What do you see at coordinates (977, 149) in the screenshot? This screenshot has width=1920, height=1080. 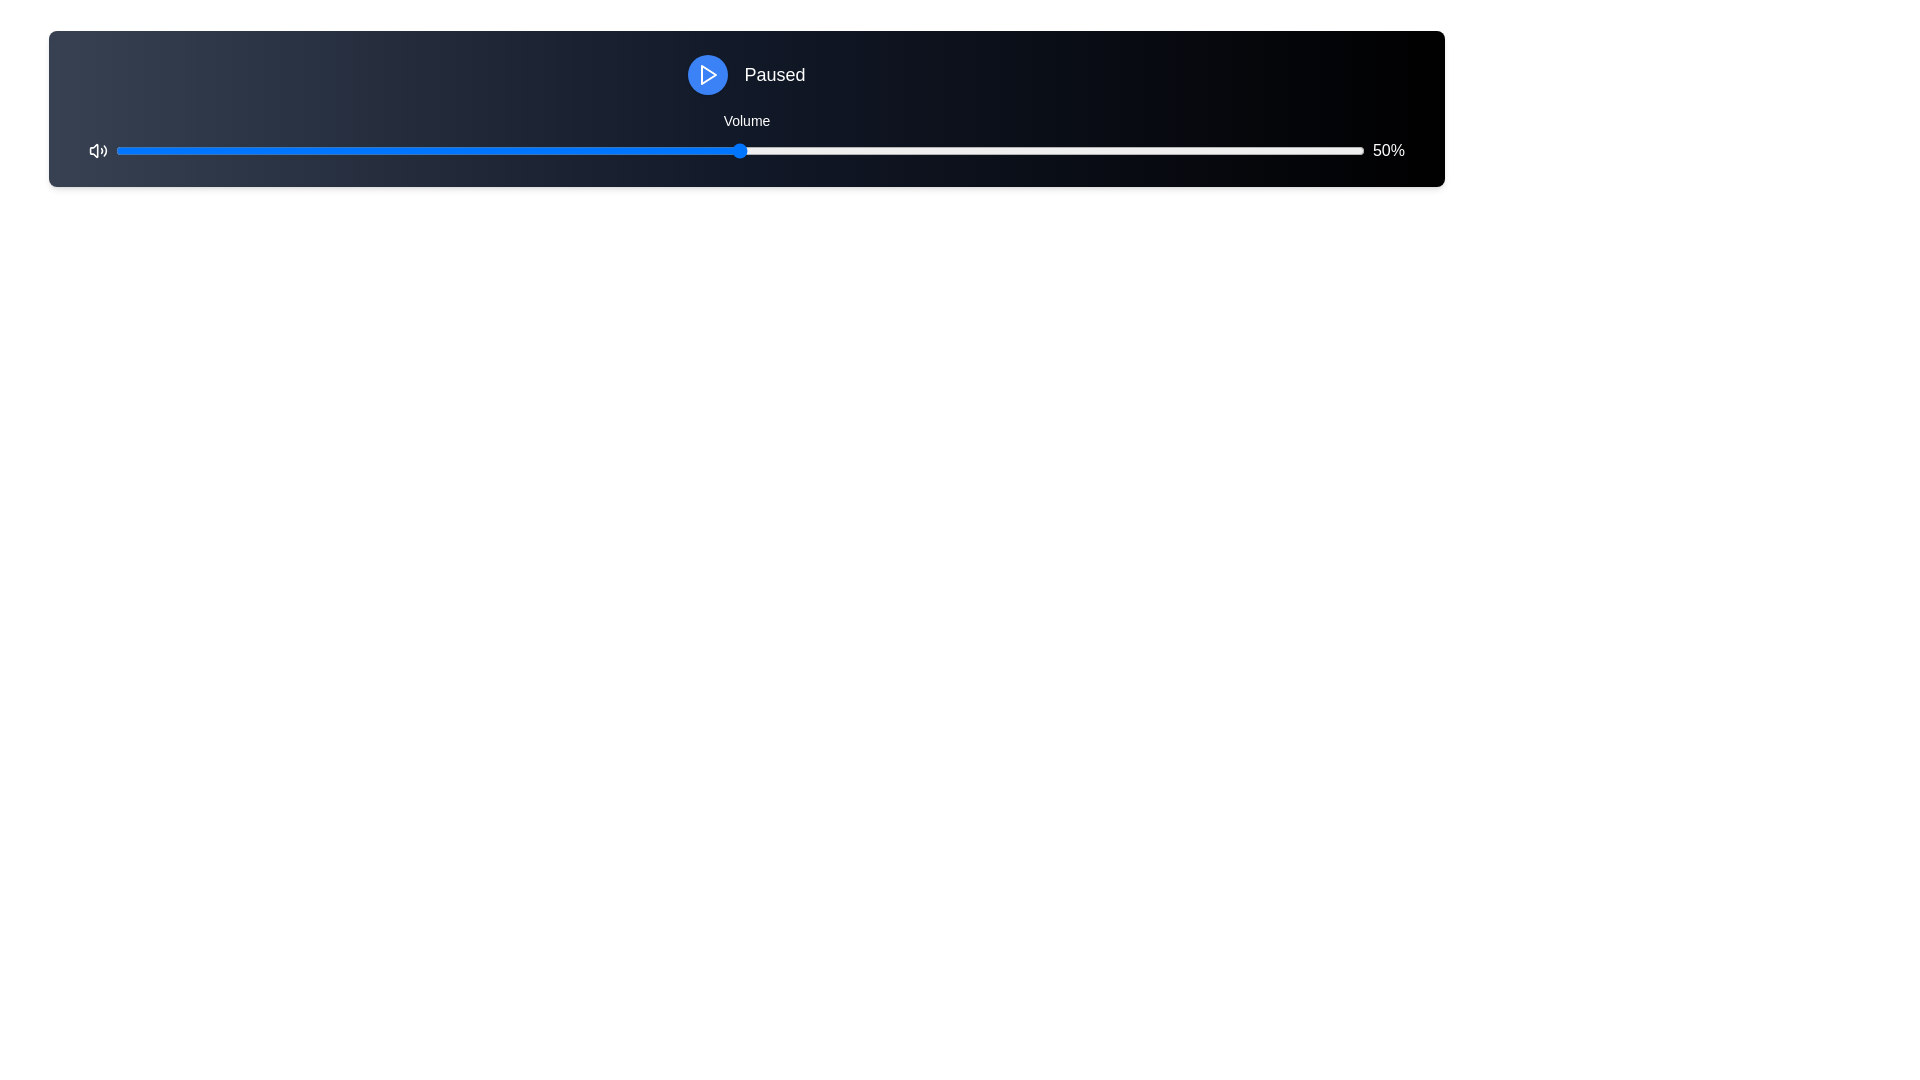 I see `the volume level` at bounding box center [977, 149].